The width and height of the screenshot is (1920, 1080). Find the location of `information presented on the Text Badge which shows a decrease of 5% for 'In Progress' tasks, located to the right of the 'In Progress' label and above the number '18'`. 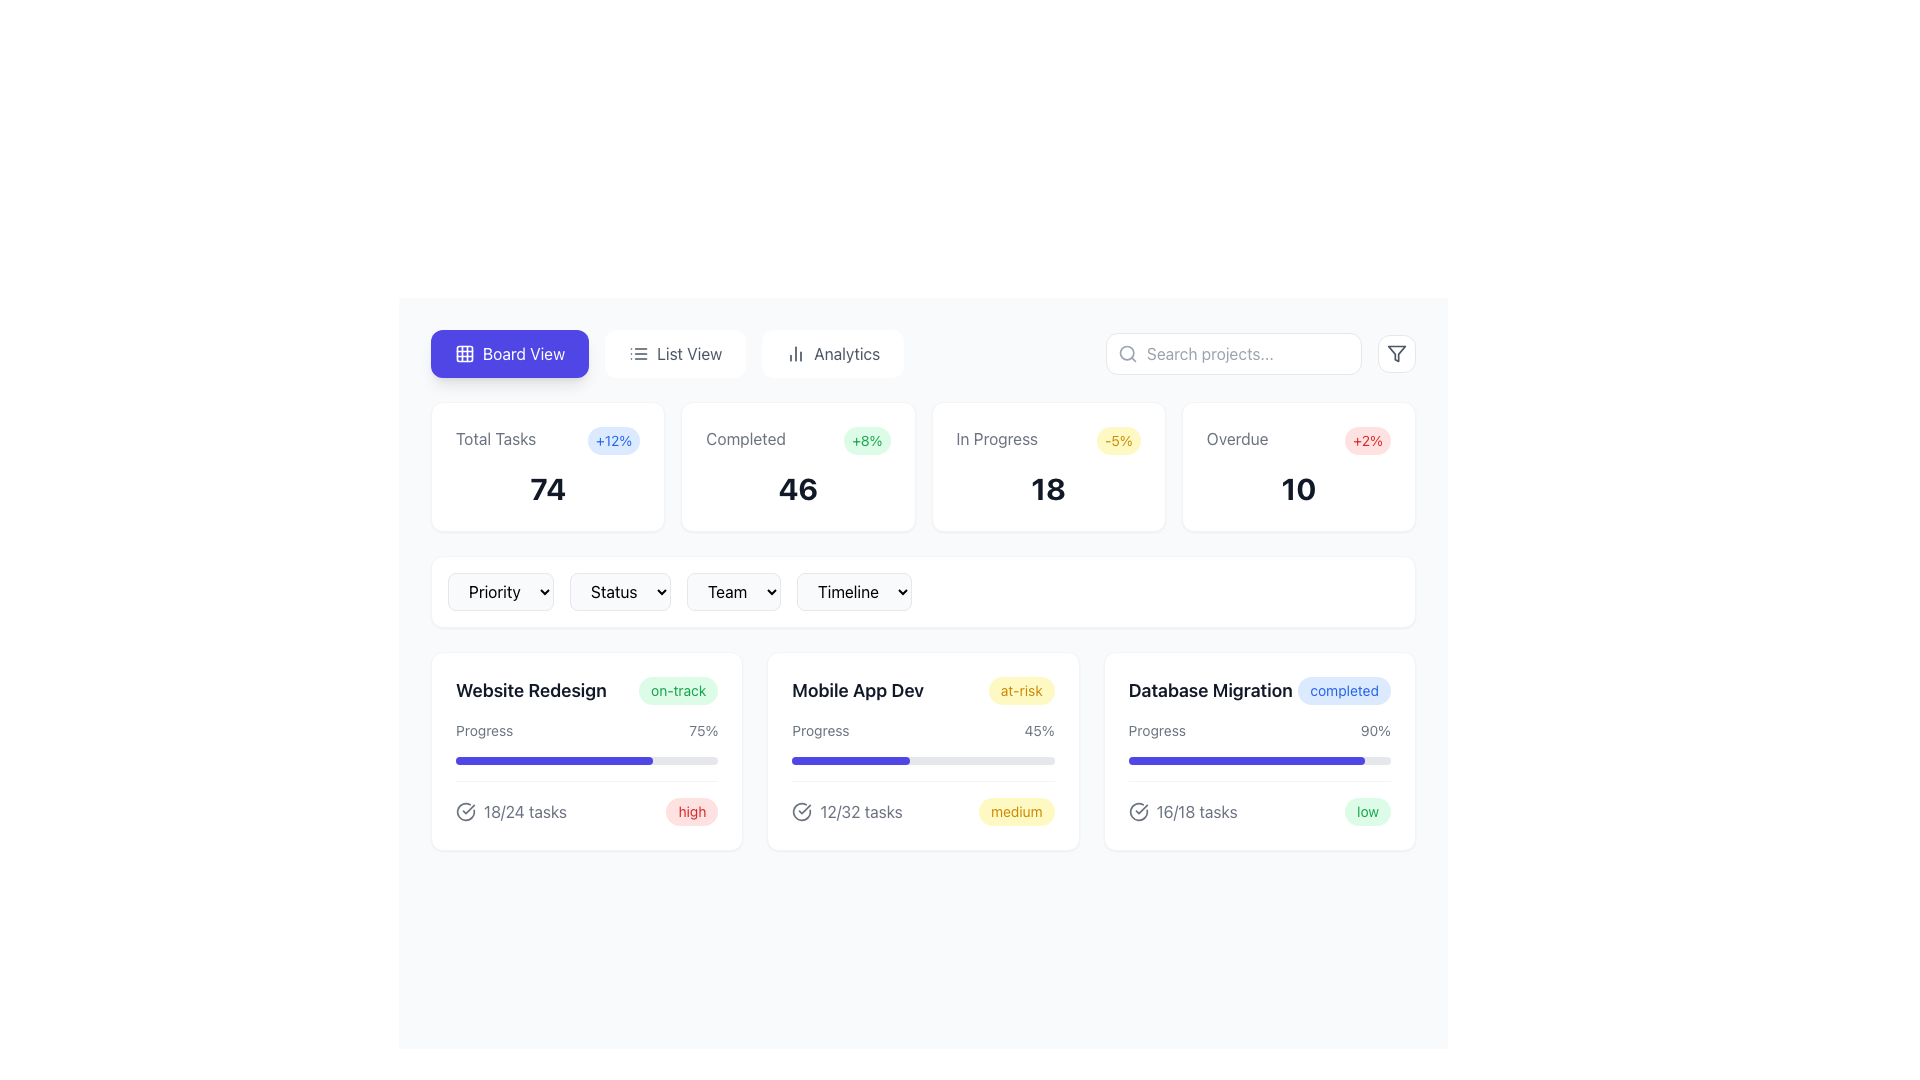

information presented on the Text Badge which shows a decrease of 5% for 'In Progress' tasks, located to the right of the 'In Progress' label and above the number '18' is located at coordinates (1117, 439).